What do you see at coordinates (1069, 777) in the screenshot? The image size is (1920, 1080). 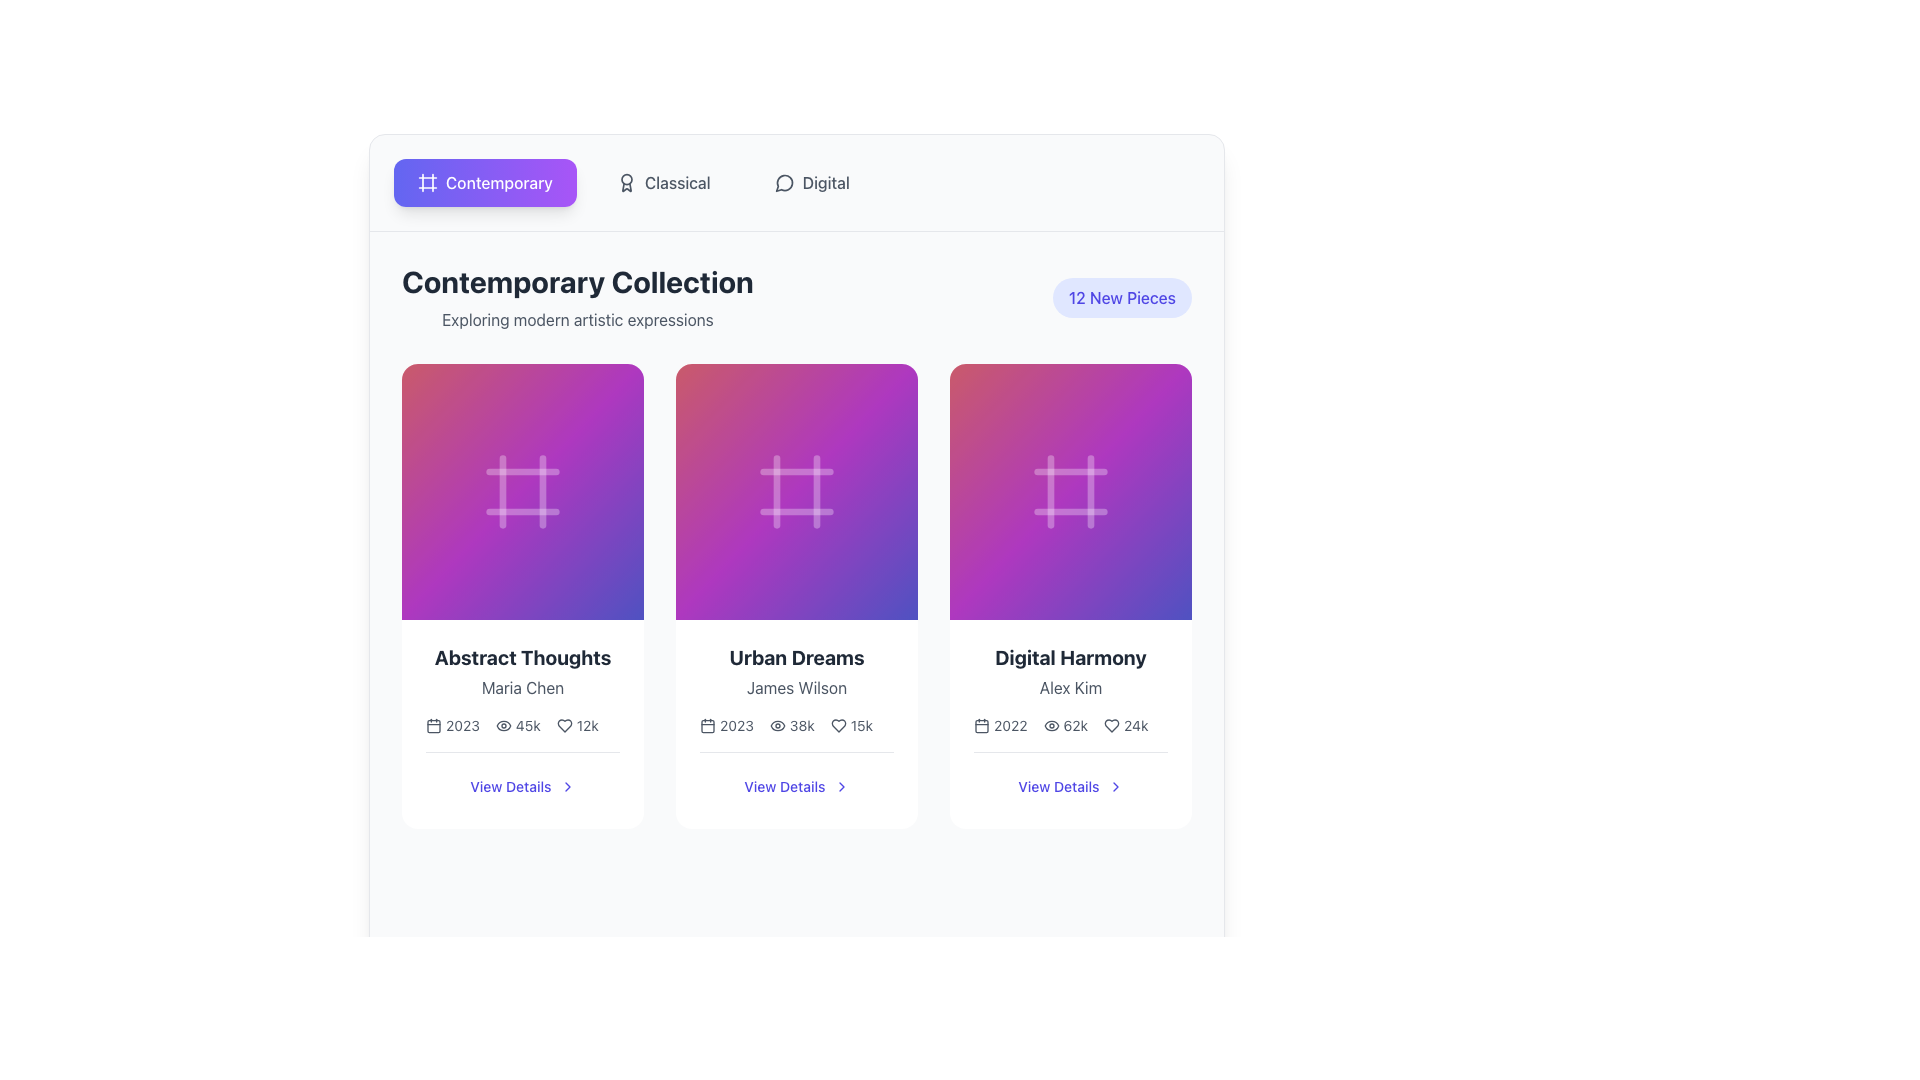 I see `the interactive button located at the bottom center of the 'Digital Harmony' card` at bounding box center [1069, 777].